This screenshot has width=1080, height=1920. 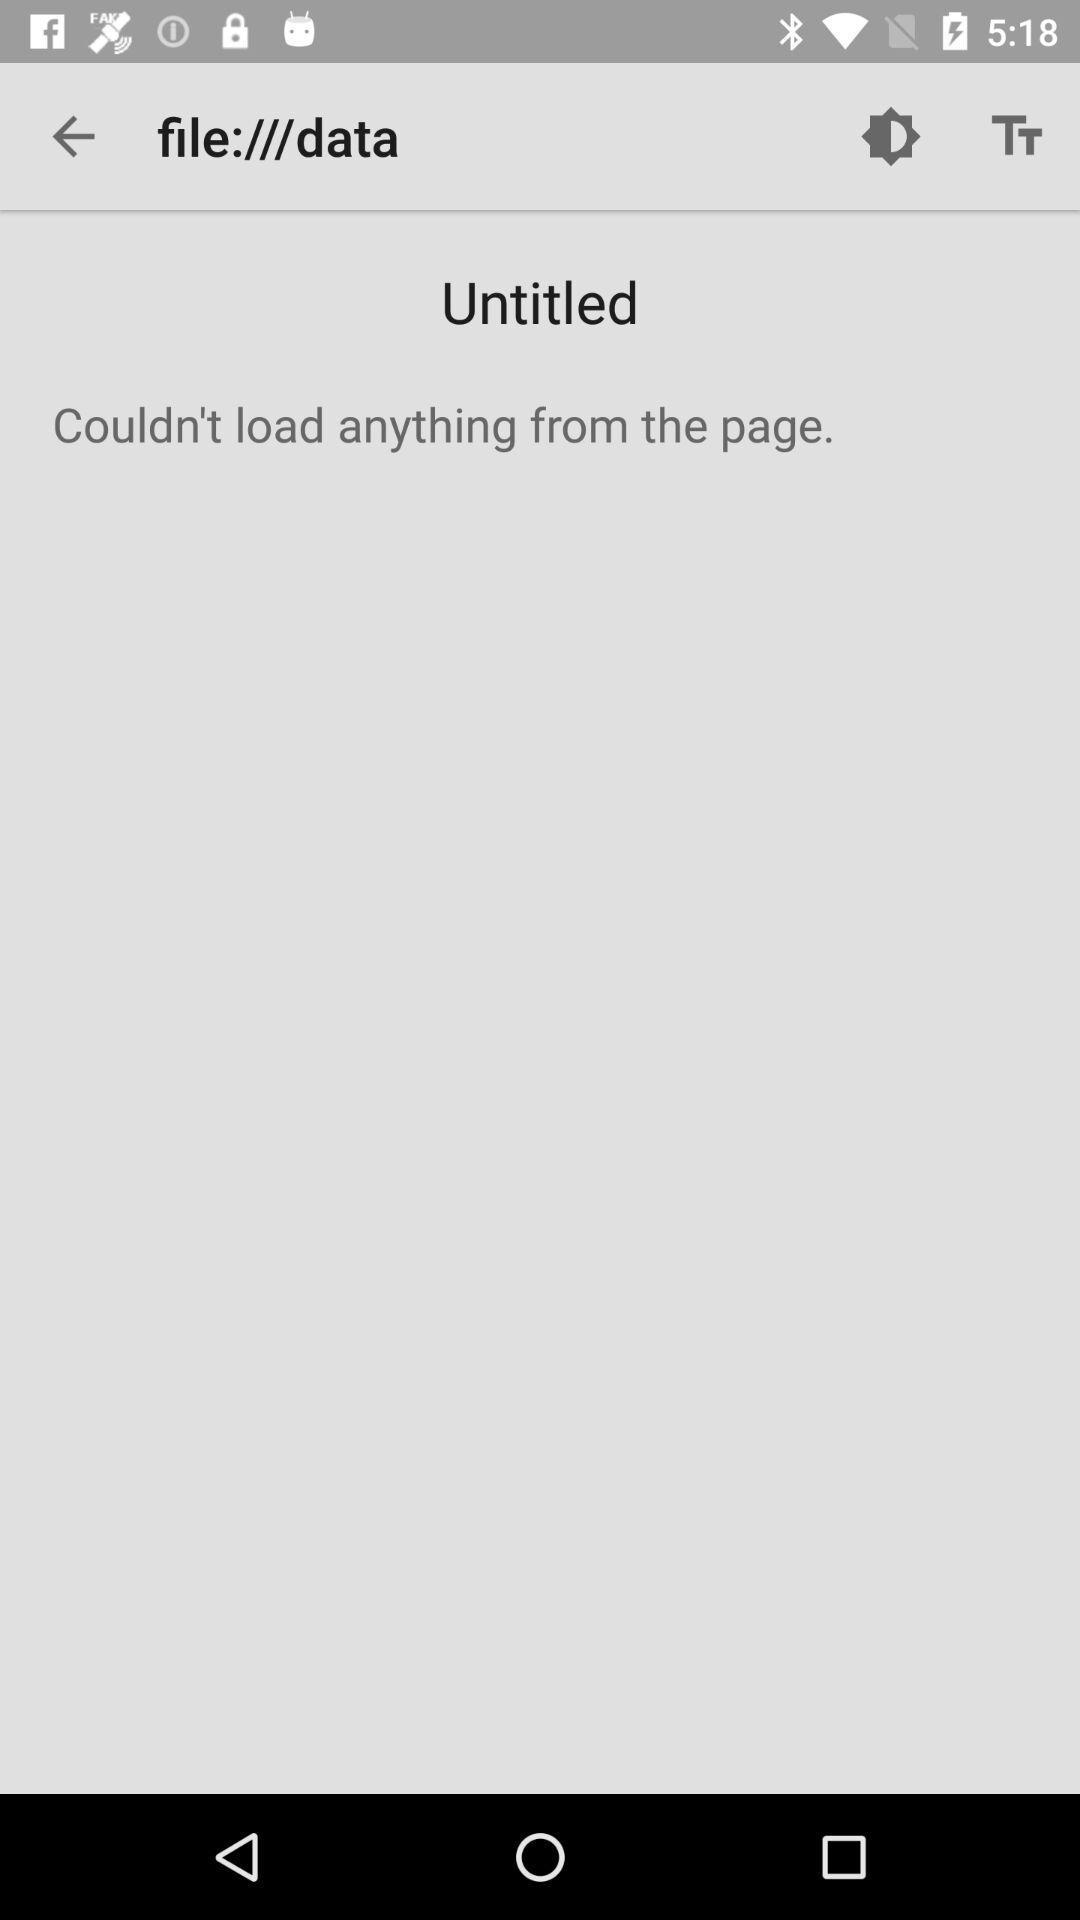 I want to click on icon above untitled item, so click(x=1017, y=135).